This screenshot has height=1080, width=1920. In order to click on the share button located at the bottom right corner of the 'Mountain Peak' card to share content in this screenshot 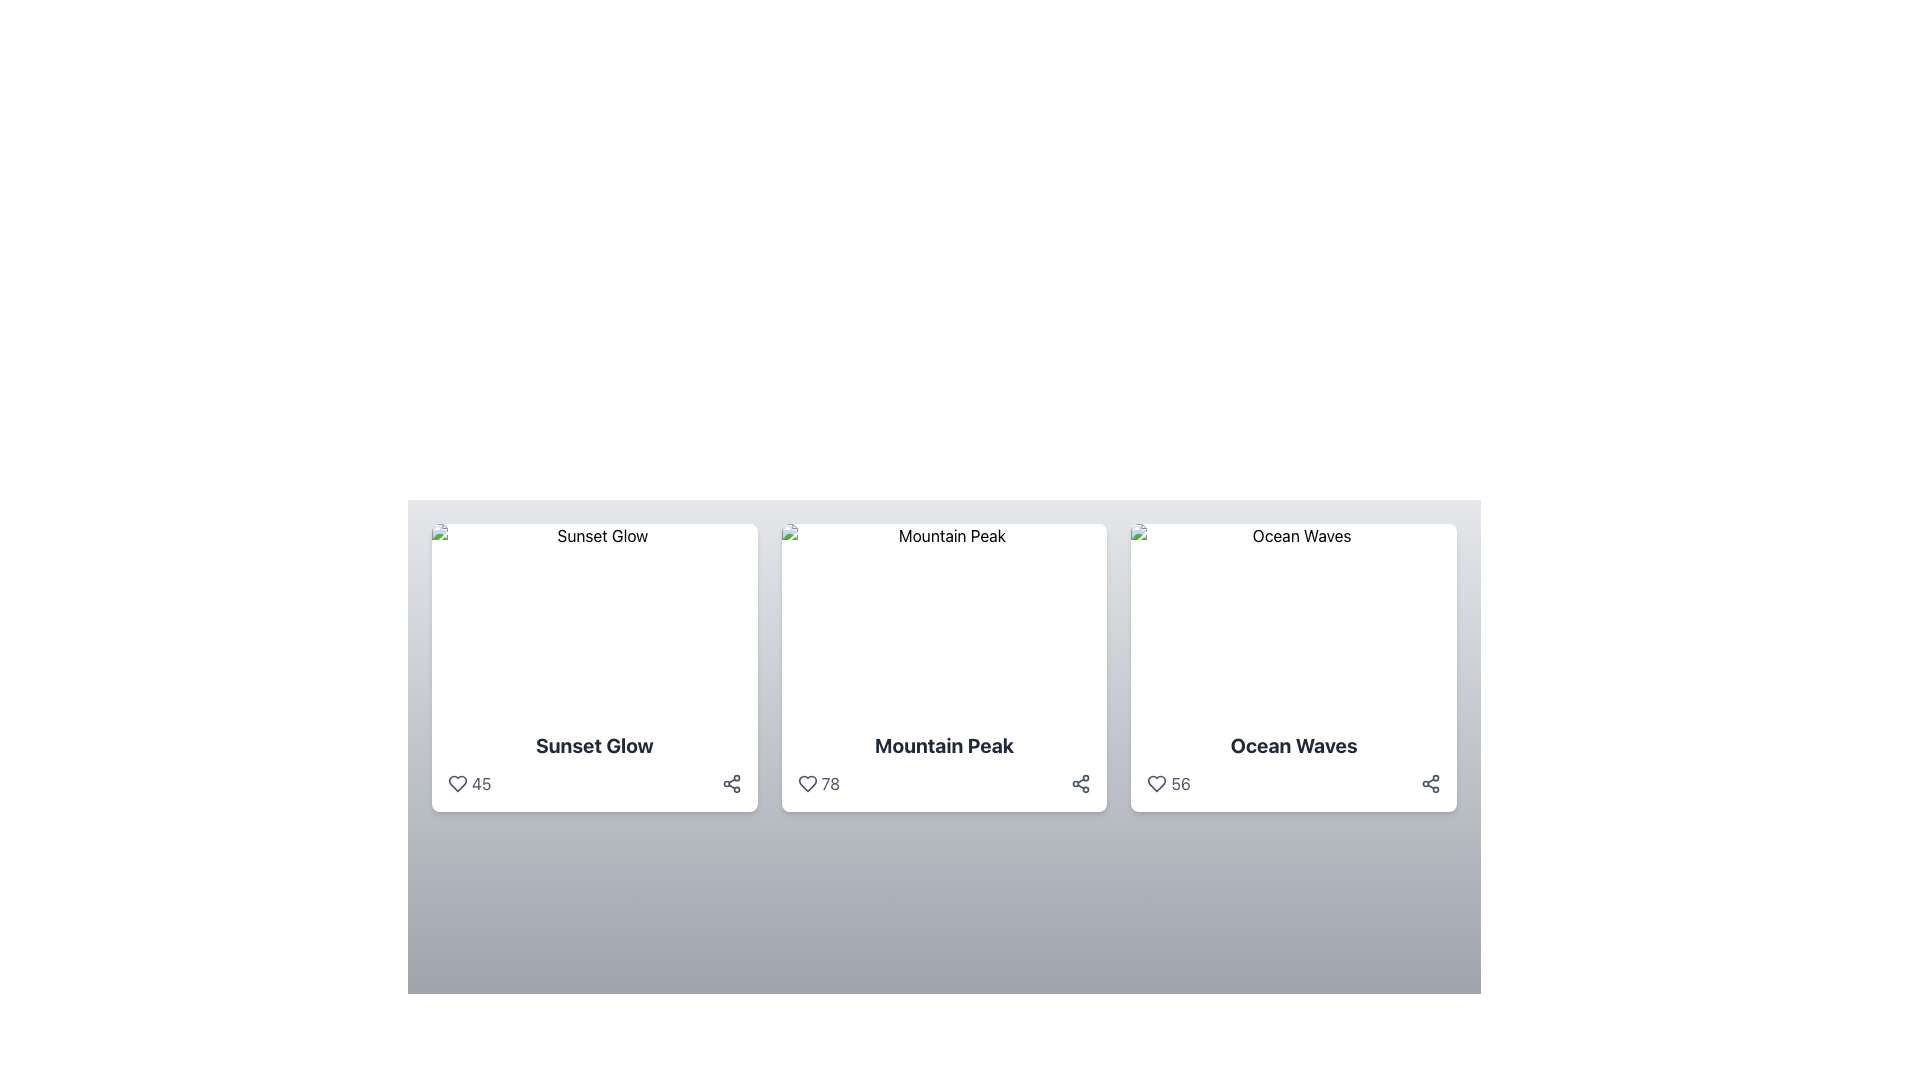, I will do `click(1079, 782)`.